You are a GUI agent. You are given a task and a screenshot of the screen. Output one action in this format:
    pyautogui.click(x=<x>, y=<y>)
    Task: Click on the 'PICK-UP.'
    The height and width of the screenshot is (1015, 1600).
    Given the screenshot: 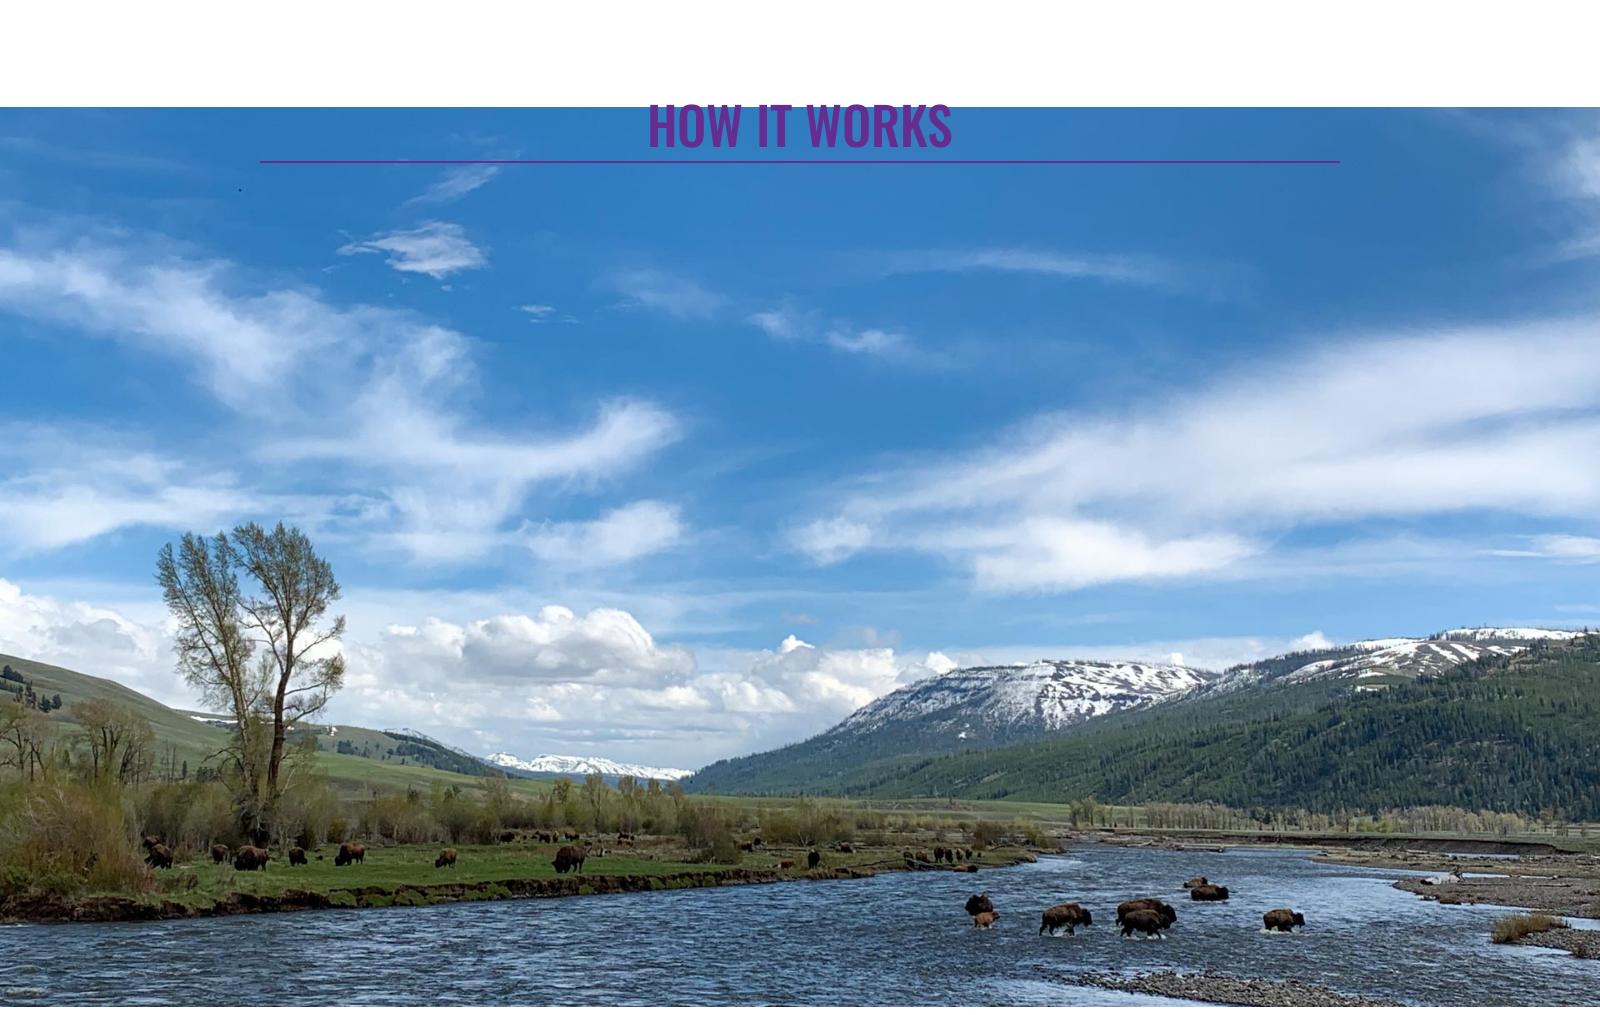 What is the action you would take?
    pyautogui.click(x=931, y=276)
    